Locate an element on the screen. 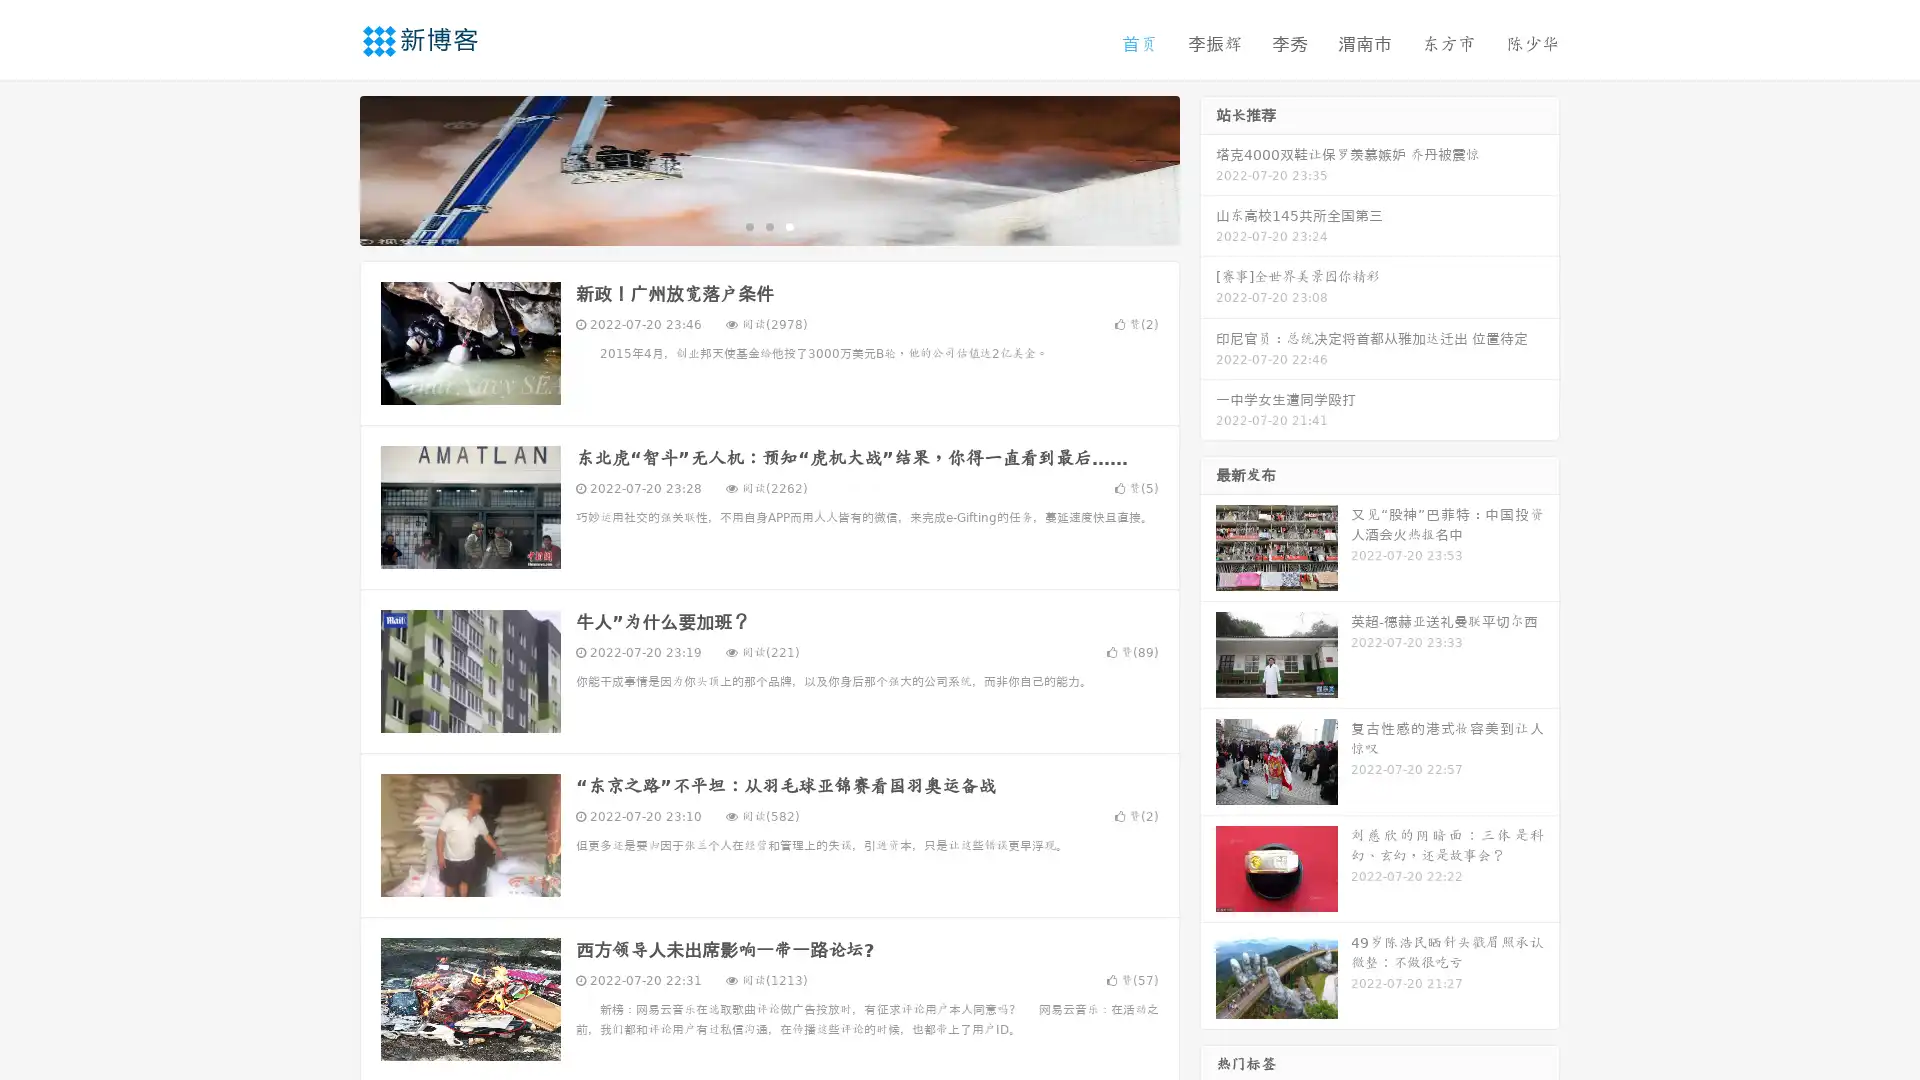  Go to slide 2 is located at coordinates (768, 225).